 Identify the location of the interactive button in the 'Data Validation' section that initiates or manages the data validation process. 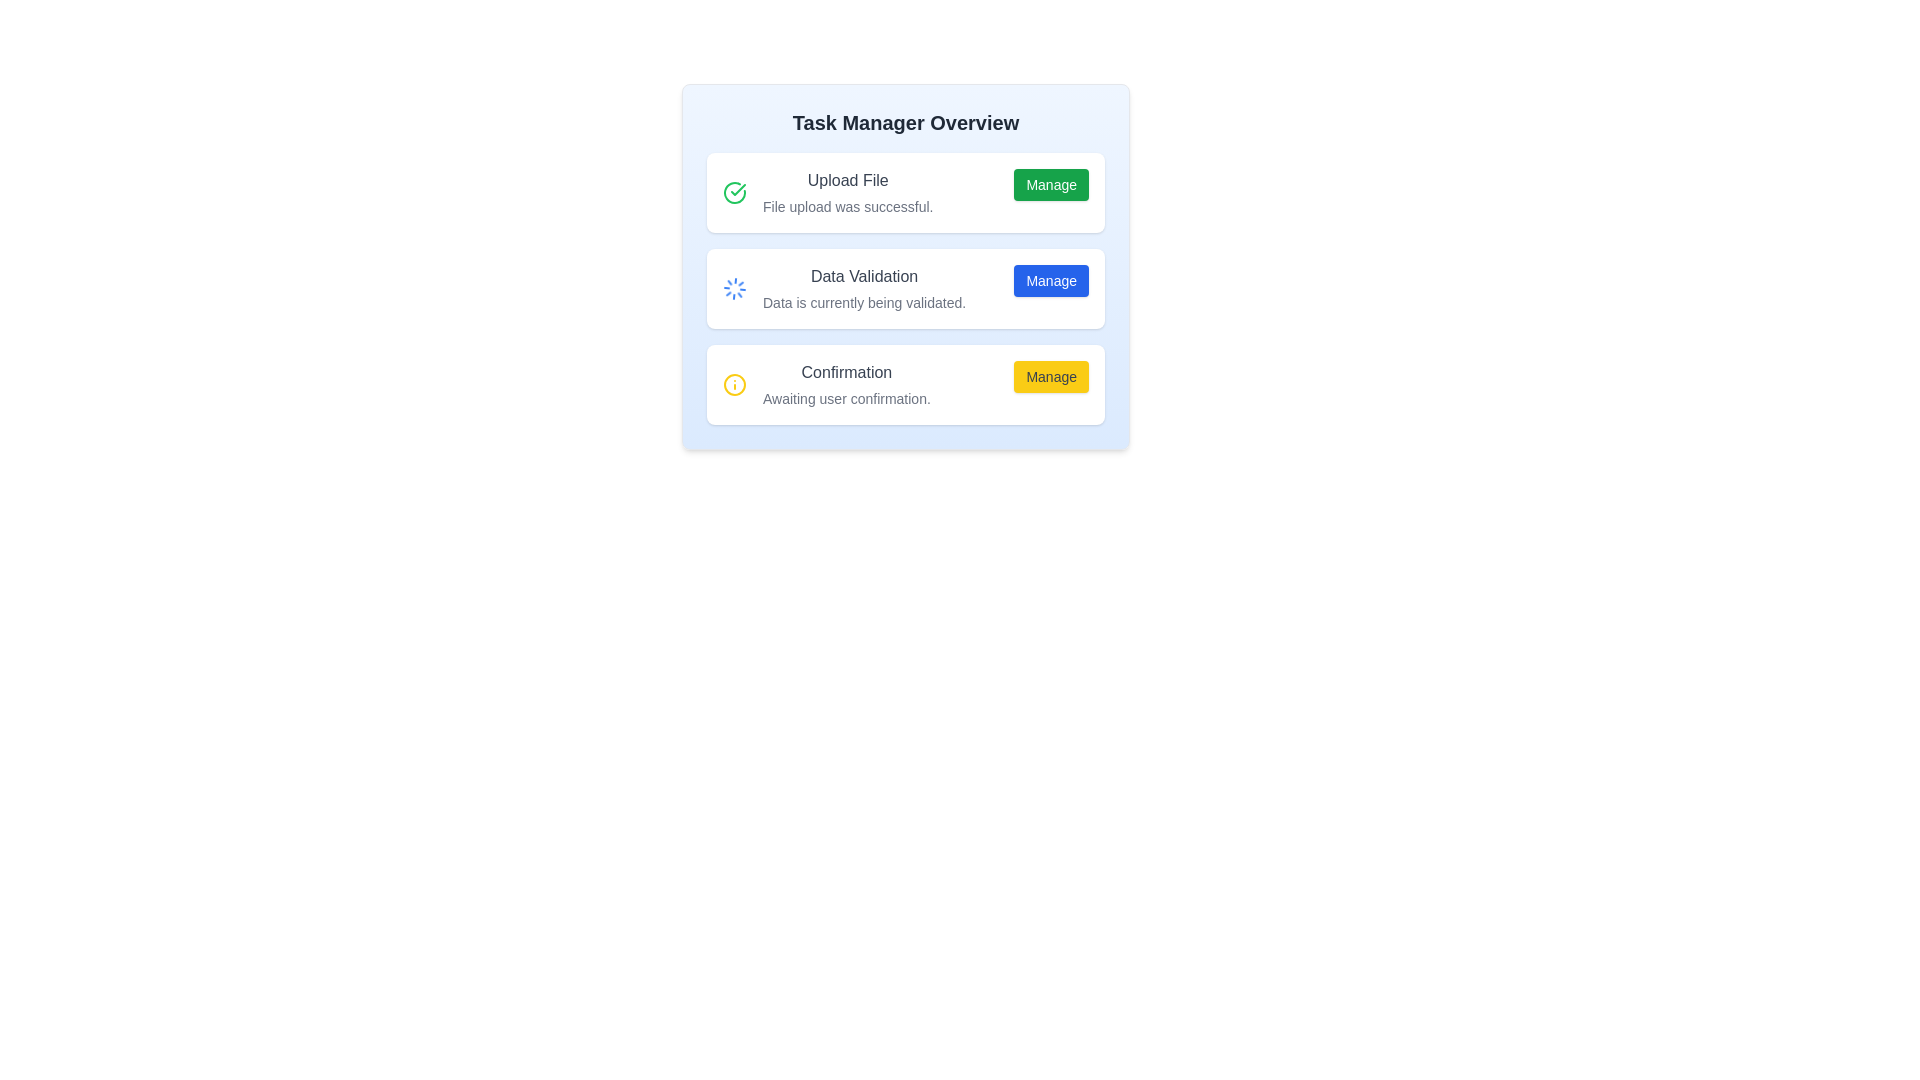
(1050, 281).